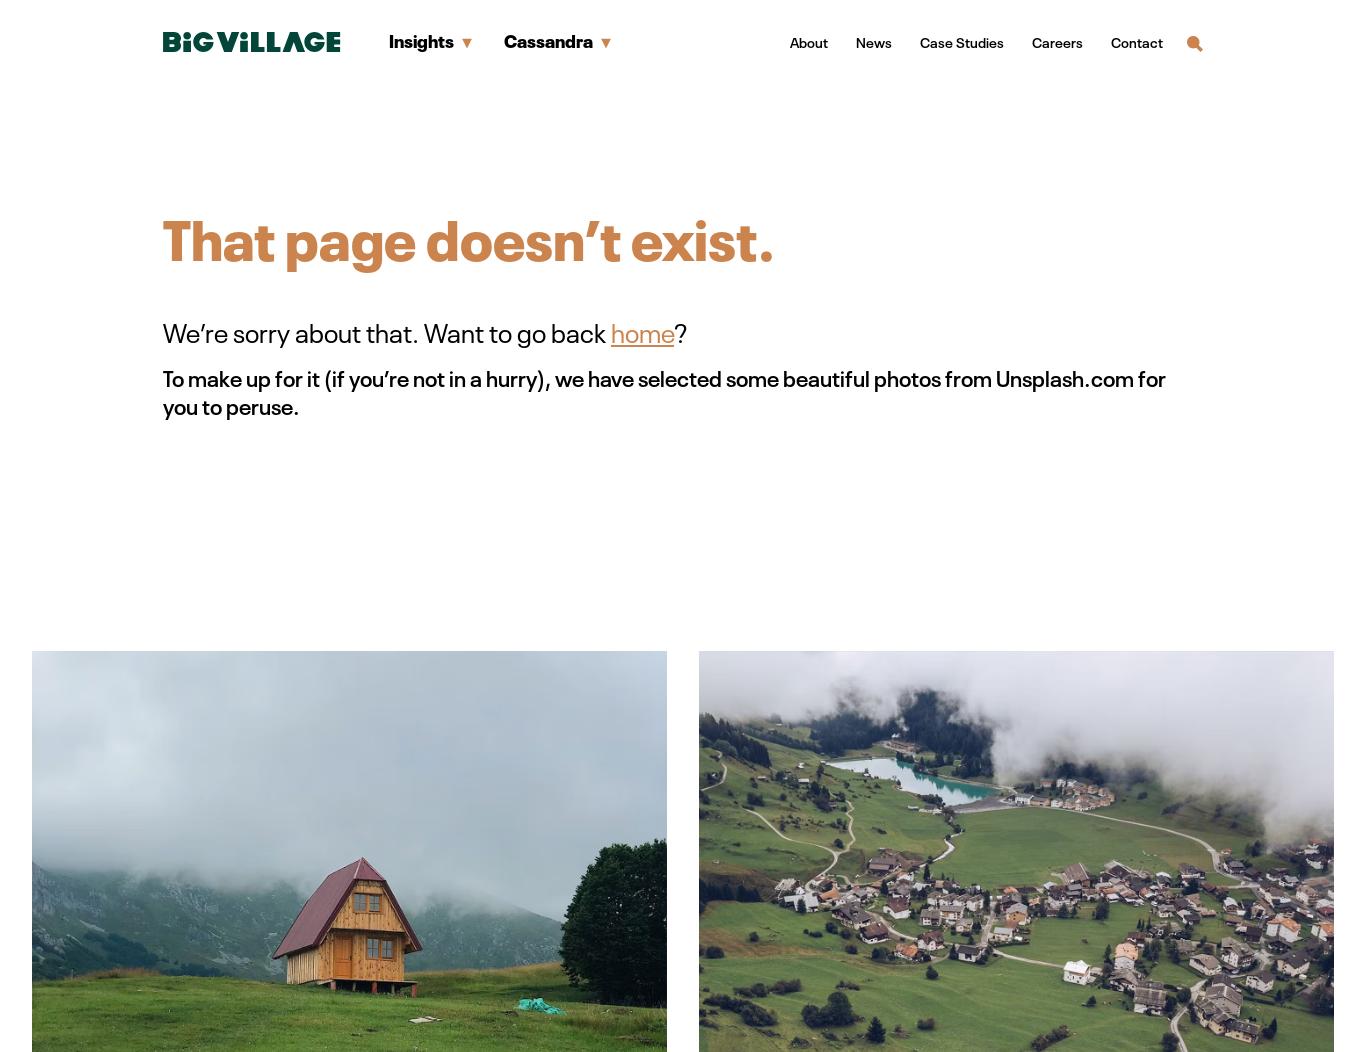 The height and width of the screenshot is (1052, 1366). I want to click on 'Contact', so click(1136, 41).